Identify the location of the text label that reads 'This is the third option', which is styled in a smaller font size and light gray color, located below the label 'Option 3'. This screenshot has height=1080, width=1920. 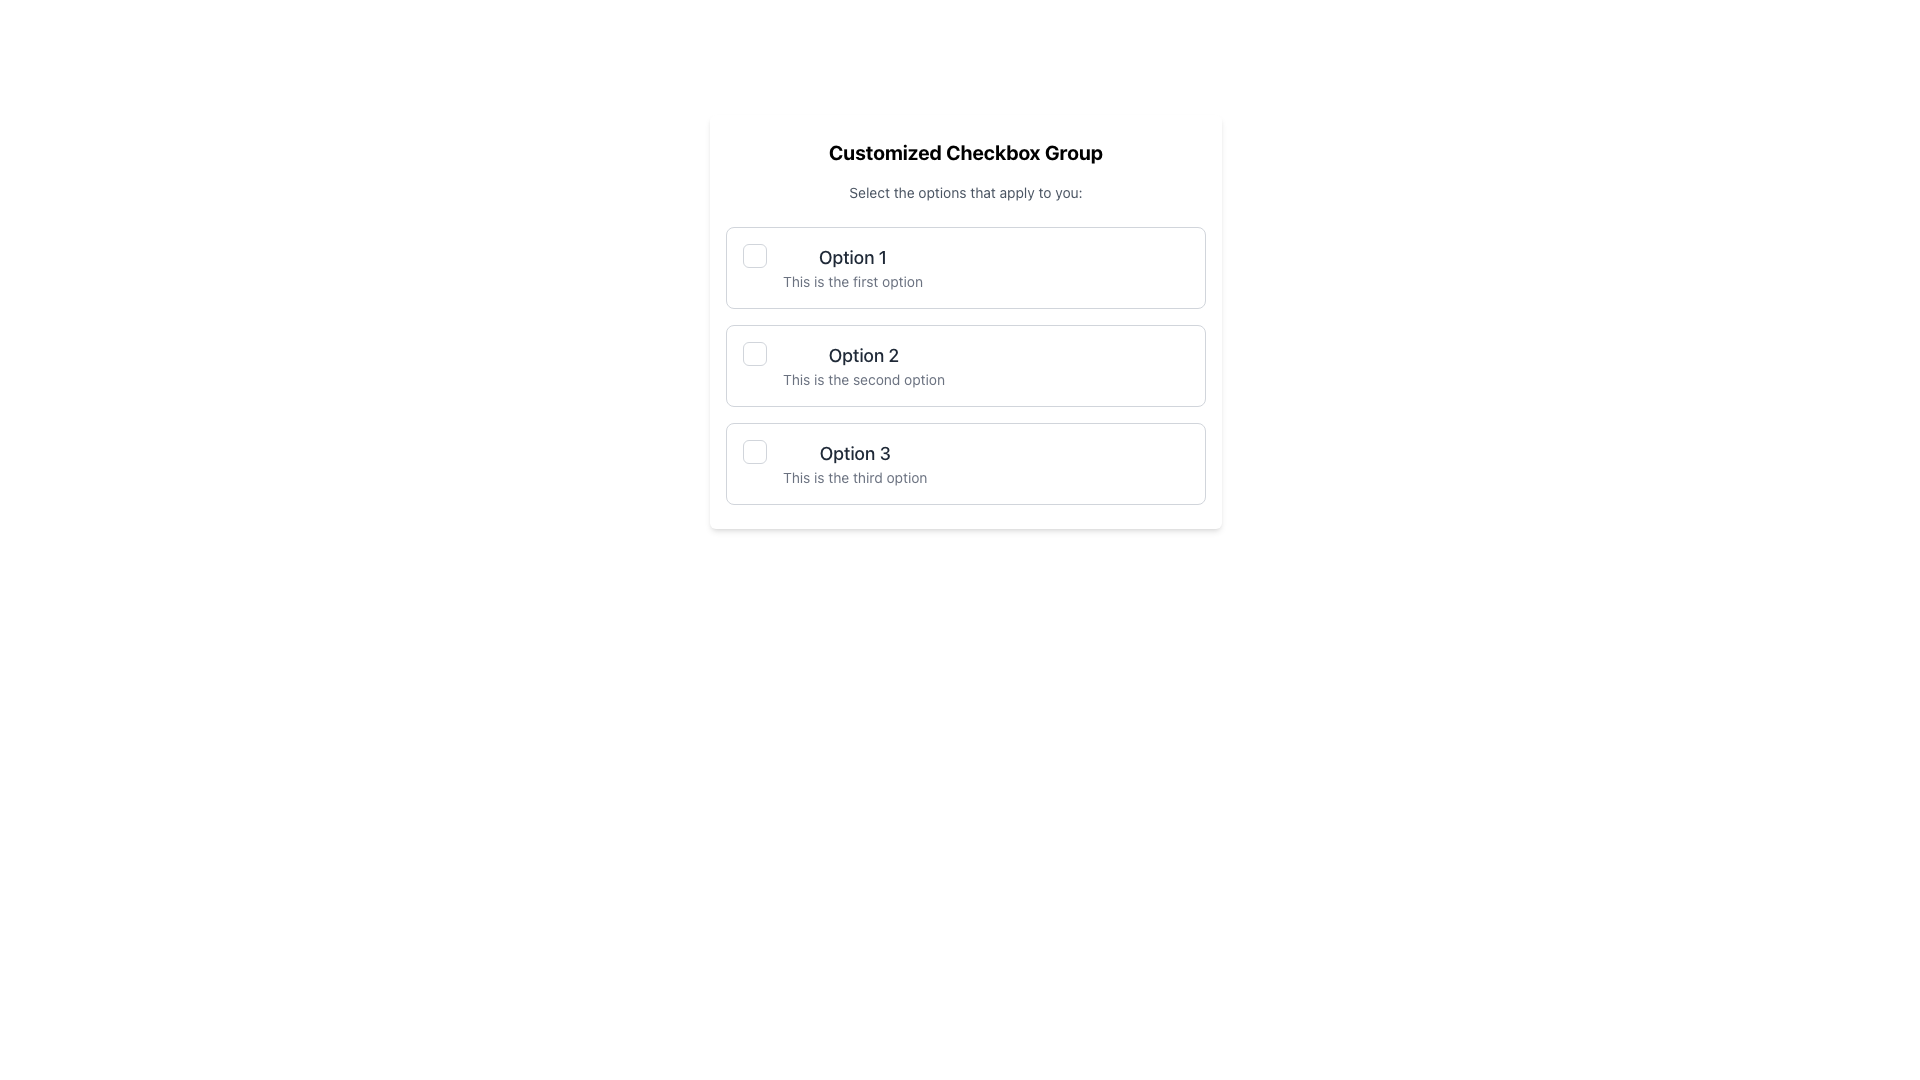
(855, 478).